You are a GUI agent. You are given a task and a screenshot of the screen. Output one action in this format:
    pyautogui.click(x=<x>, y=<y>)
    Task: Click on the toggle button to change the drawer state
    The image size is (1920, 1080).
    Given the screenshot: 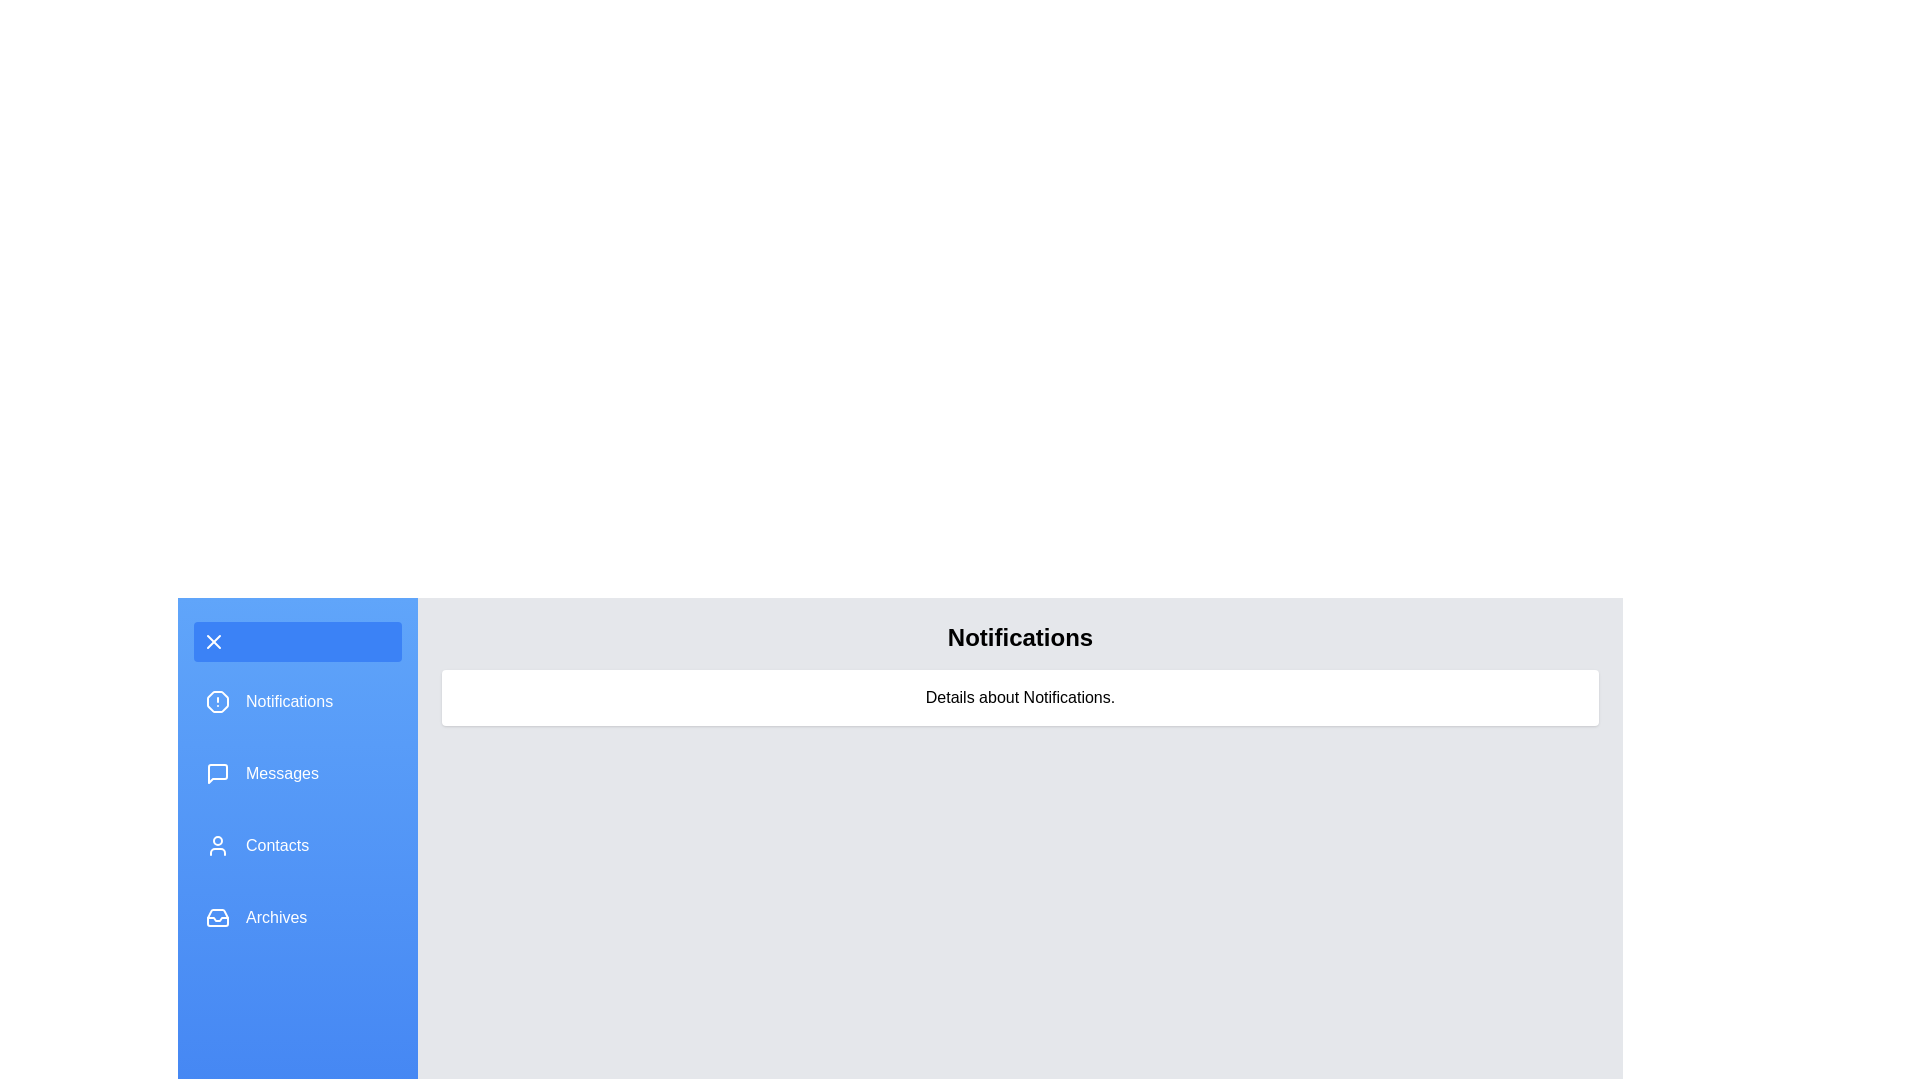 What is the action you would take?
    pyautogui.click(x=296, y=641)
    